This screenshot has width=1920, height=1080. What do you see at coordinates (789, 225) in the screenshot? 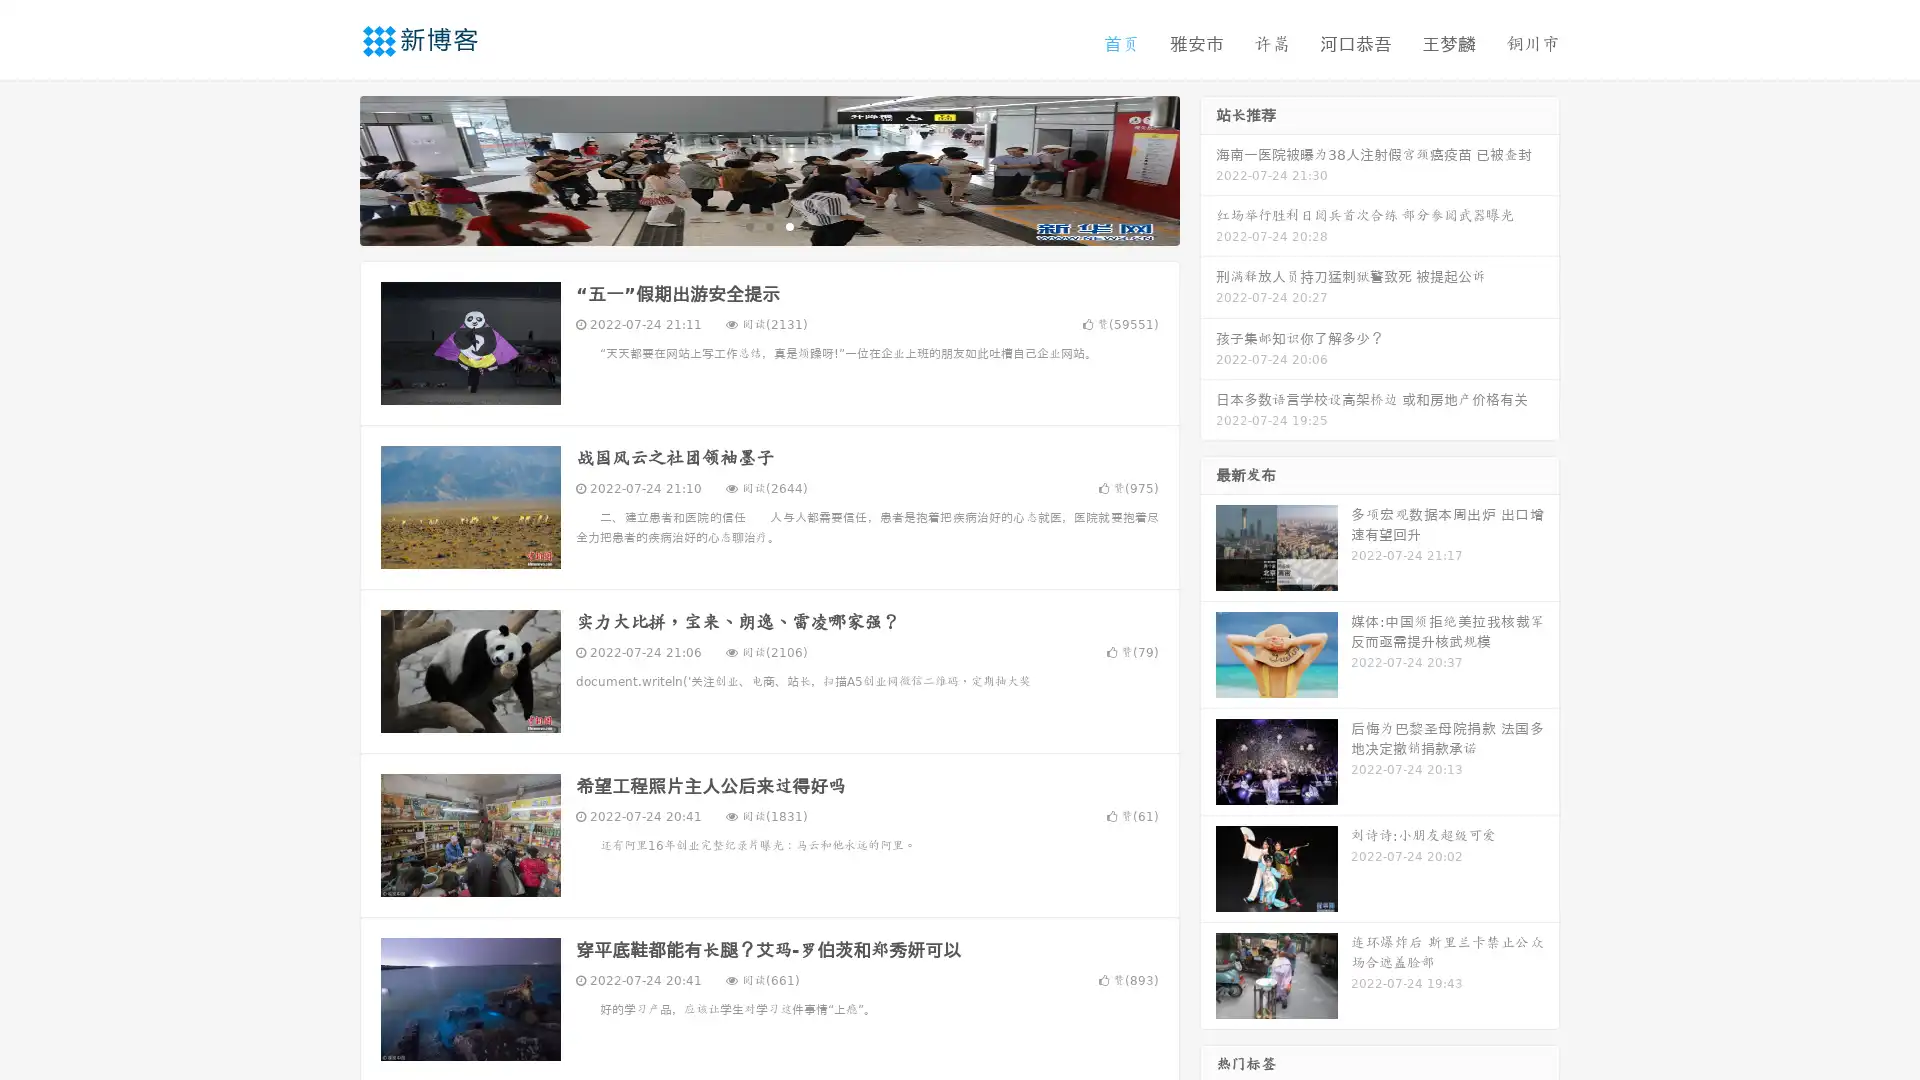
I see `Go to slide 3` at bounding box center [789, 225].